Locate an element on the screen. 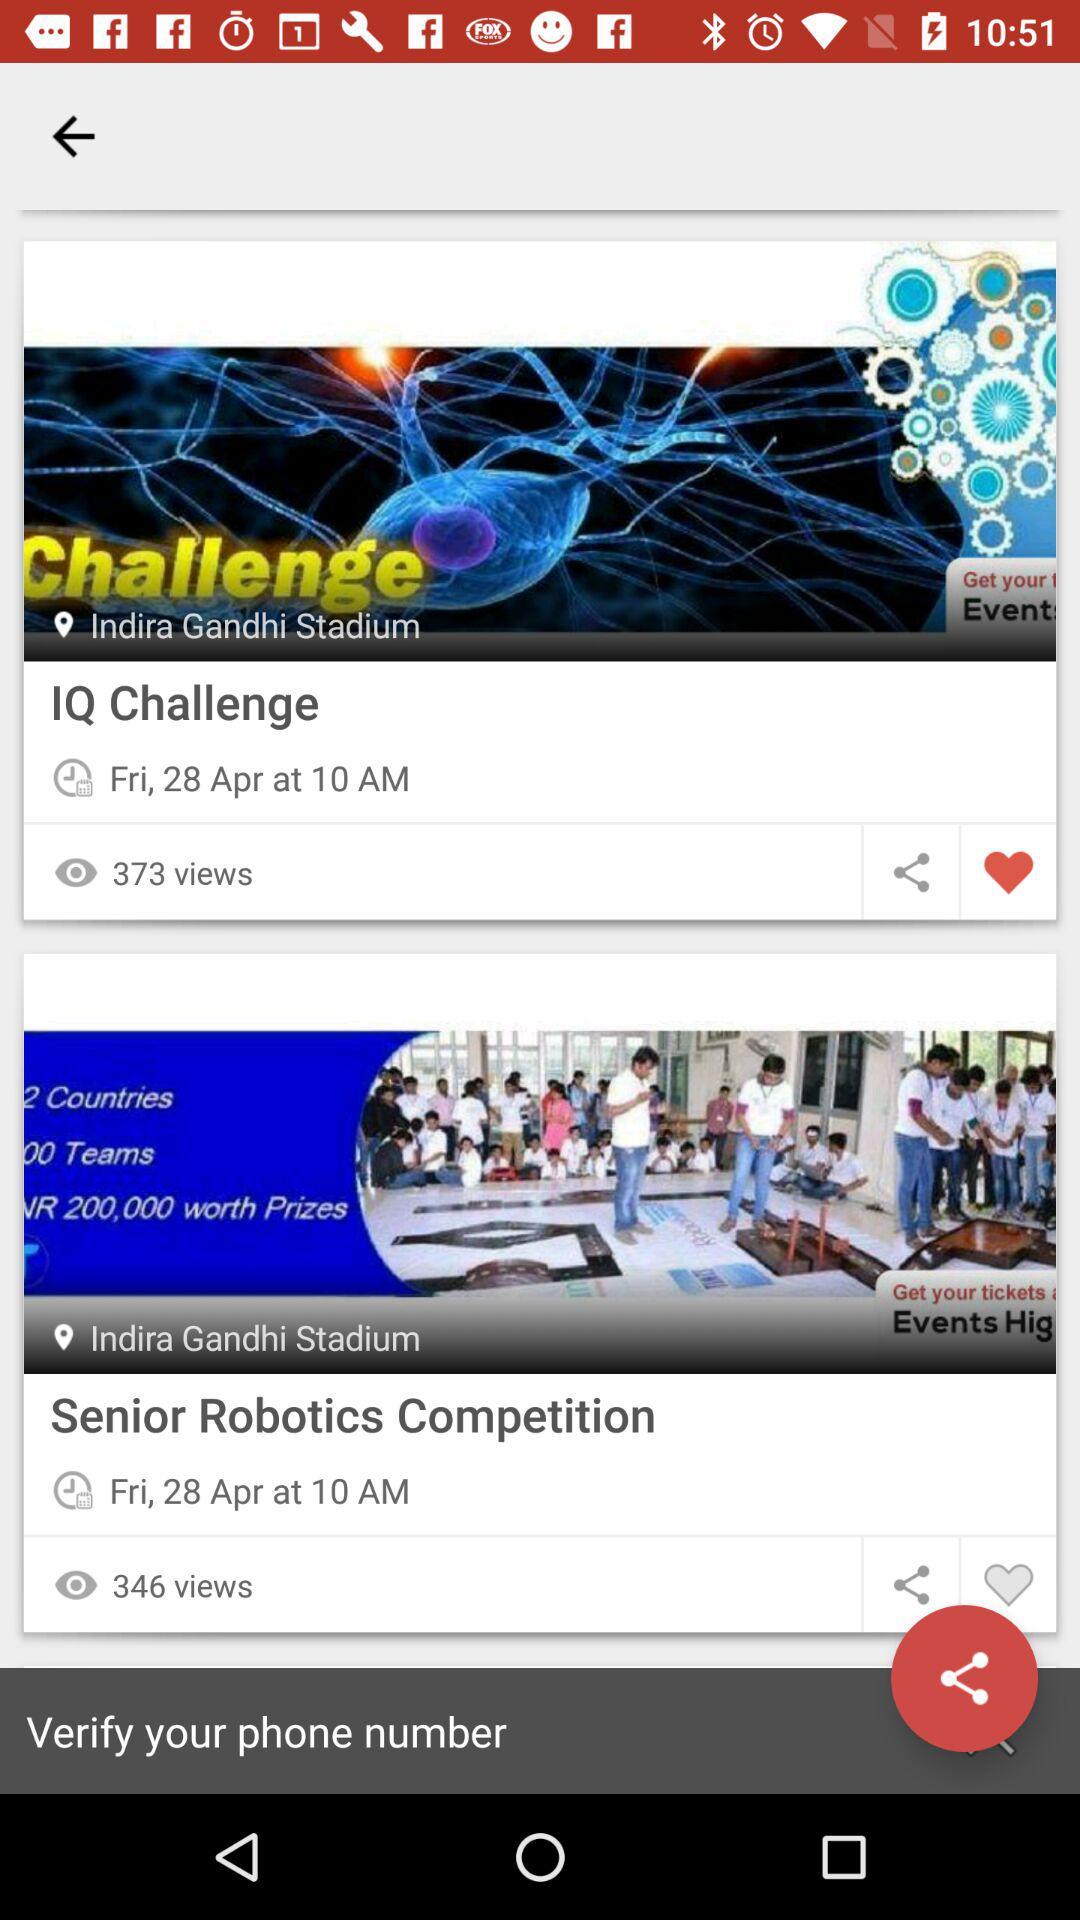  the share icon is located at coordinates (963, 1678).